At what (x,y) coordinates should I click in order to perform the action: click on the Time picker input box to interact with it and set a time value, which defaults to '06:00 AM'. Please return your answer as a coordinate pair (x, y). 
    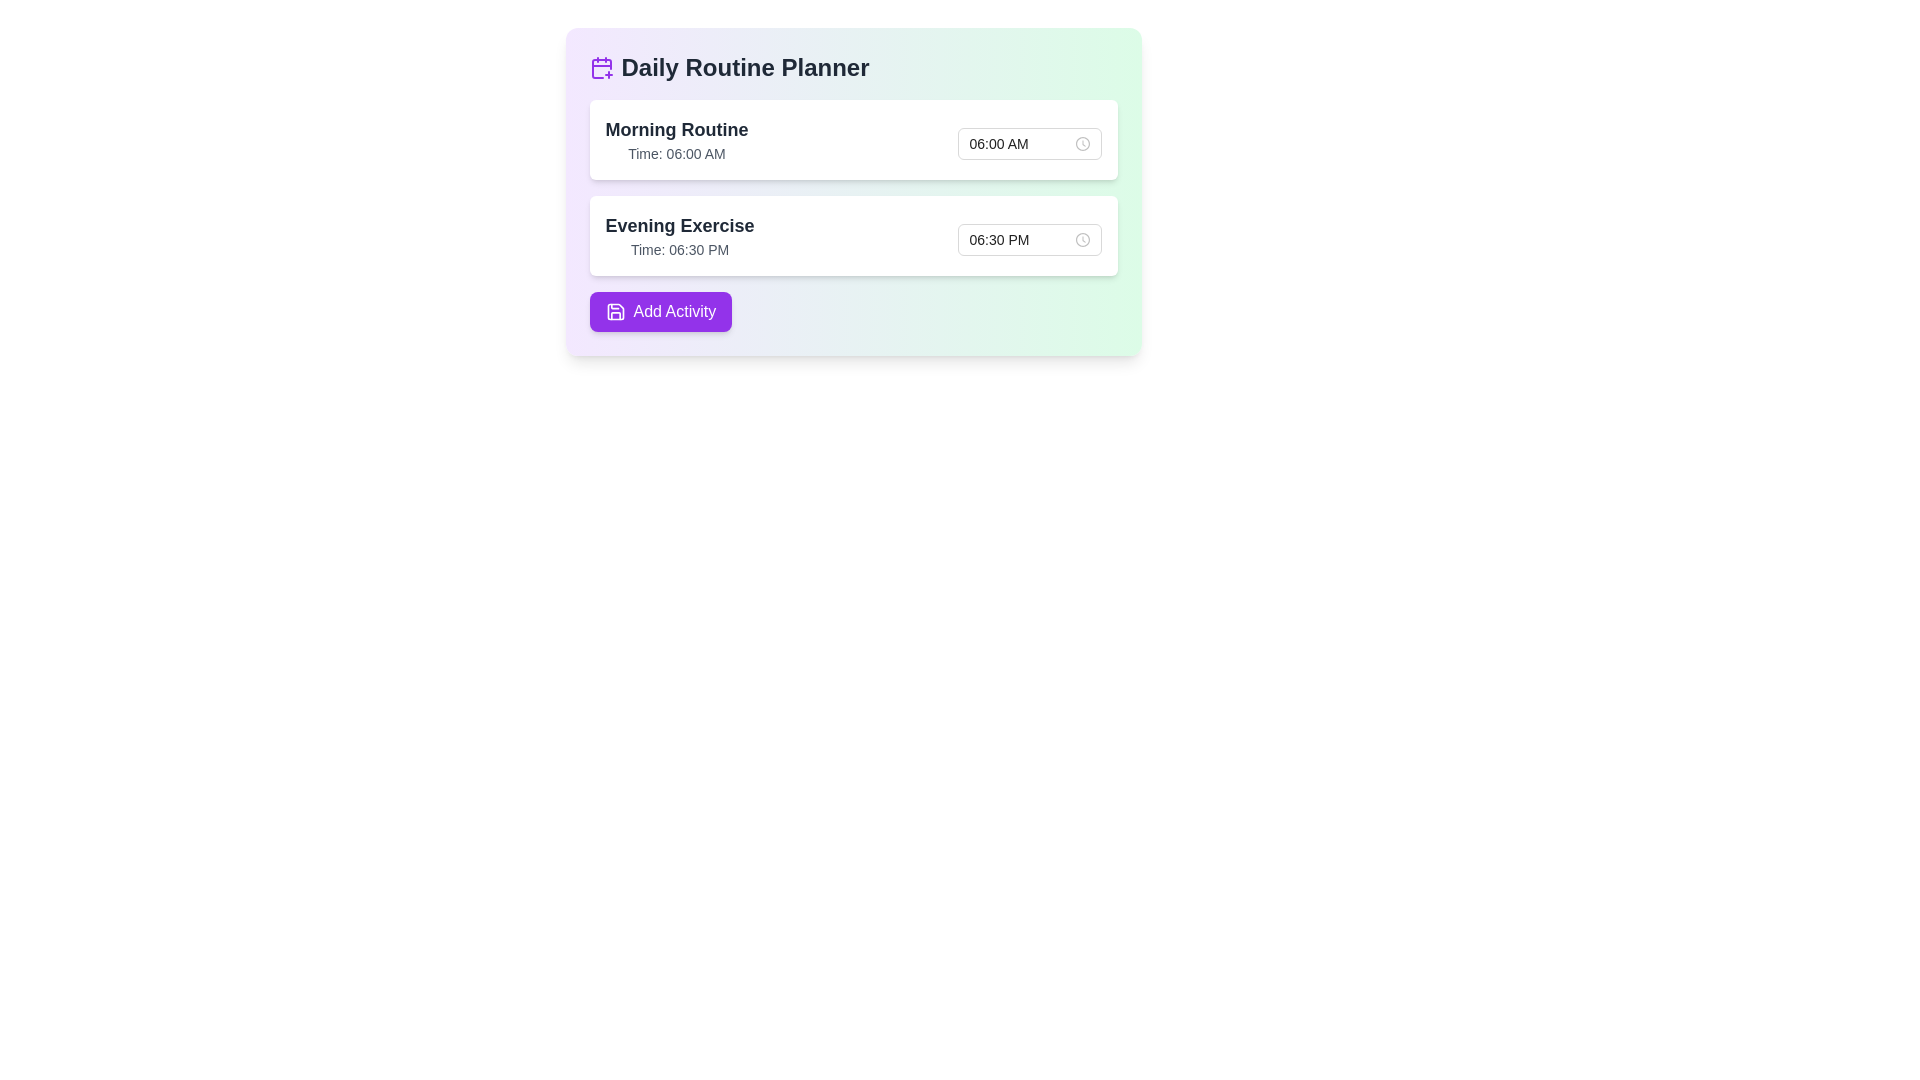
    Looking at the image, I should click on (1029, 142).